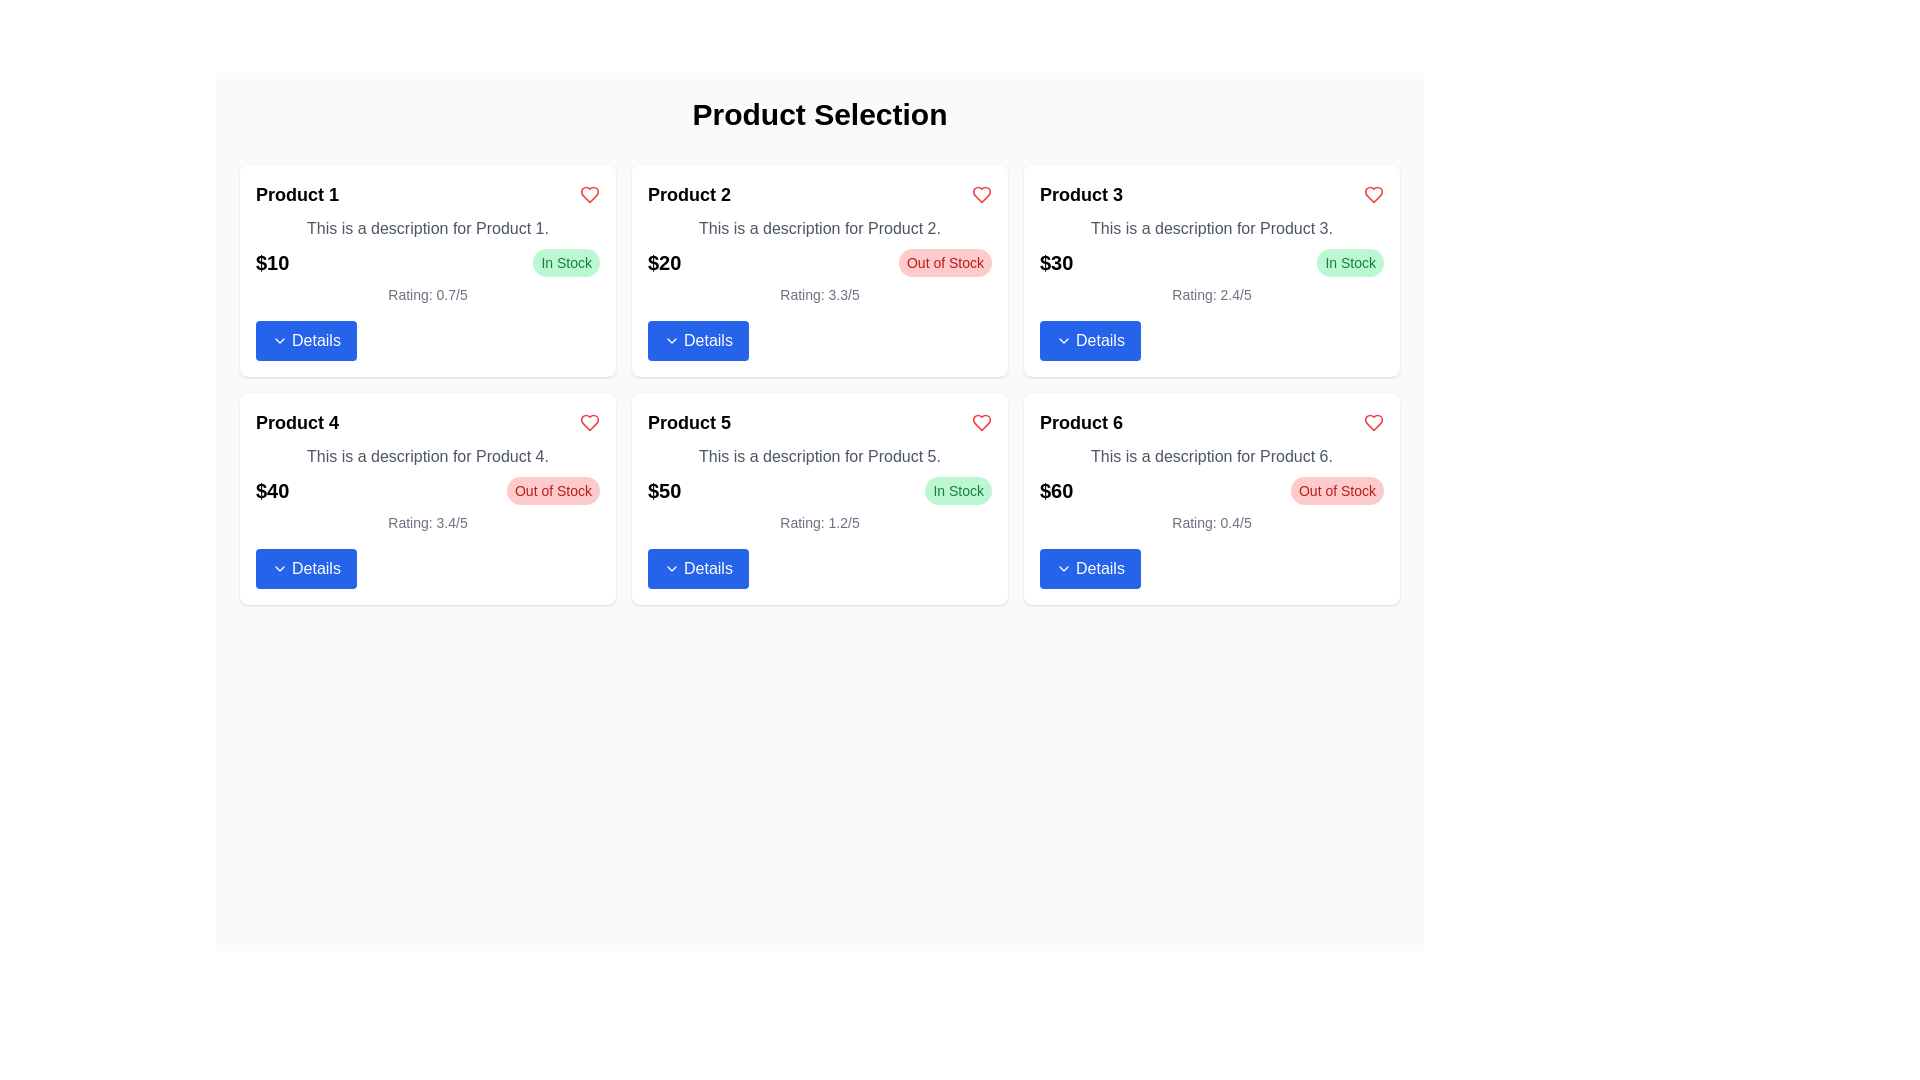 Image resolution: width=1920 pixels, height=1080 pixels. What do you see at coordinates (1372, 422) in the screenshot?
I see `the favorite button icon for 'Product 6' located in the top-right corner of its card using a keyboard shortcut` at bounding box center [1372, 422].